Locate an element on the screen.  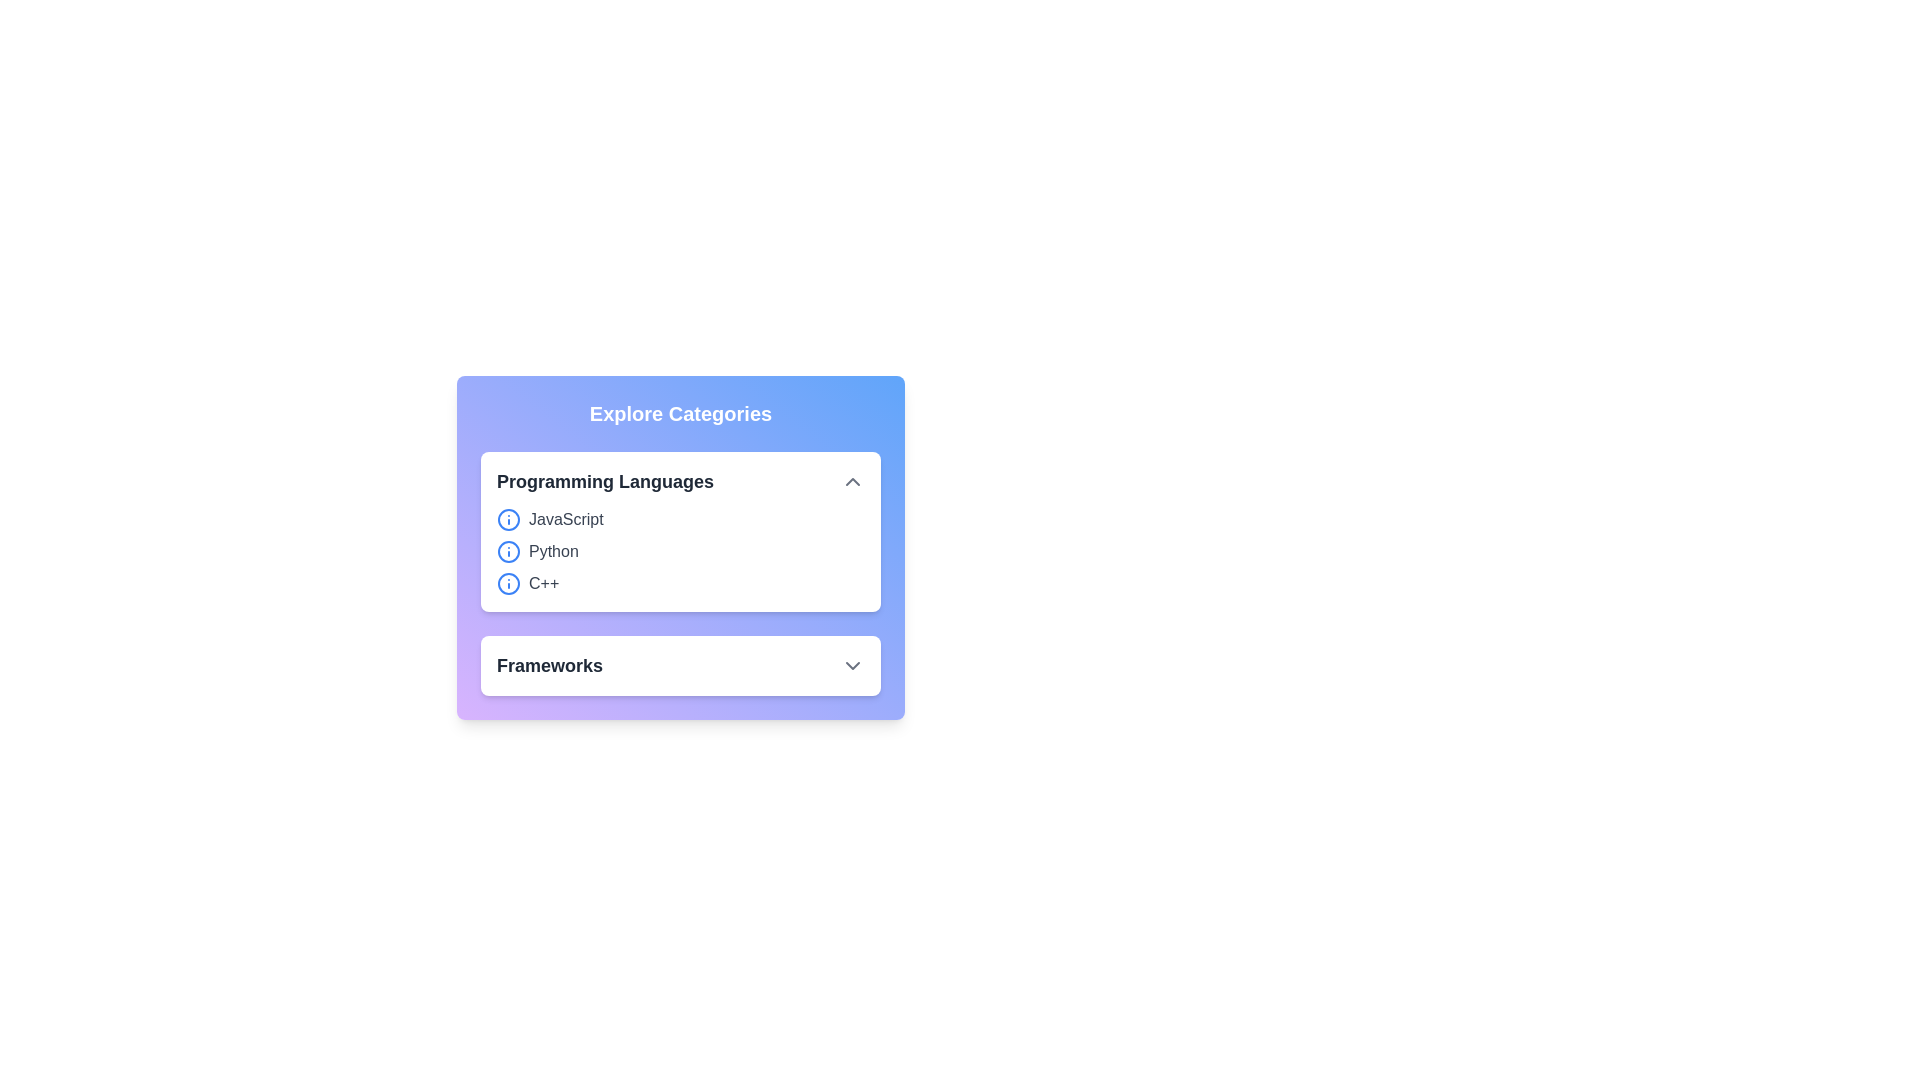
the info icon next to Python to inspect the item is located at coordinates (508, 551).